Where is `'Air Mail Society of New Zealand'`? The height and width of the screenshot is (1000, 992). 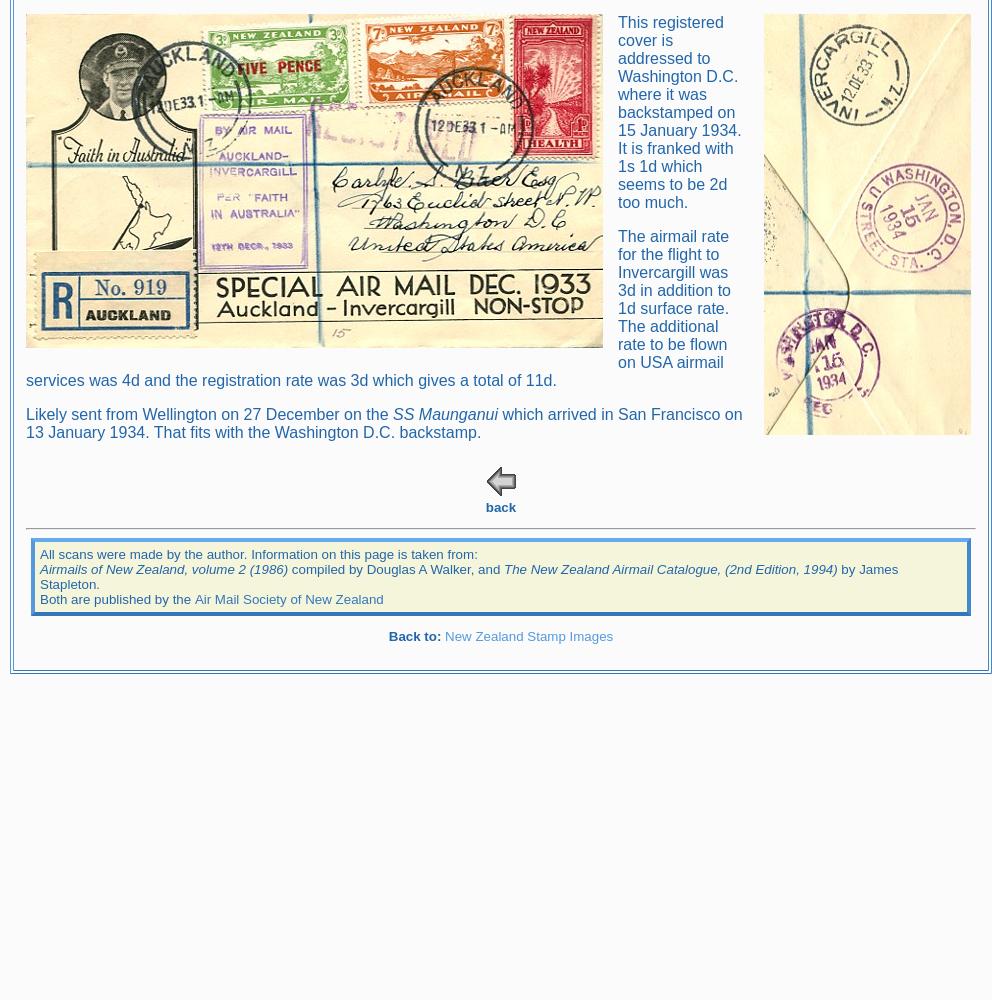 'Air Mail Society of New Zealand' is located at coordinates (193, 598).